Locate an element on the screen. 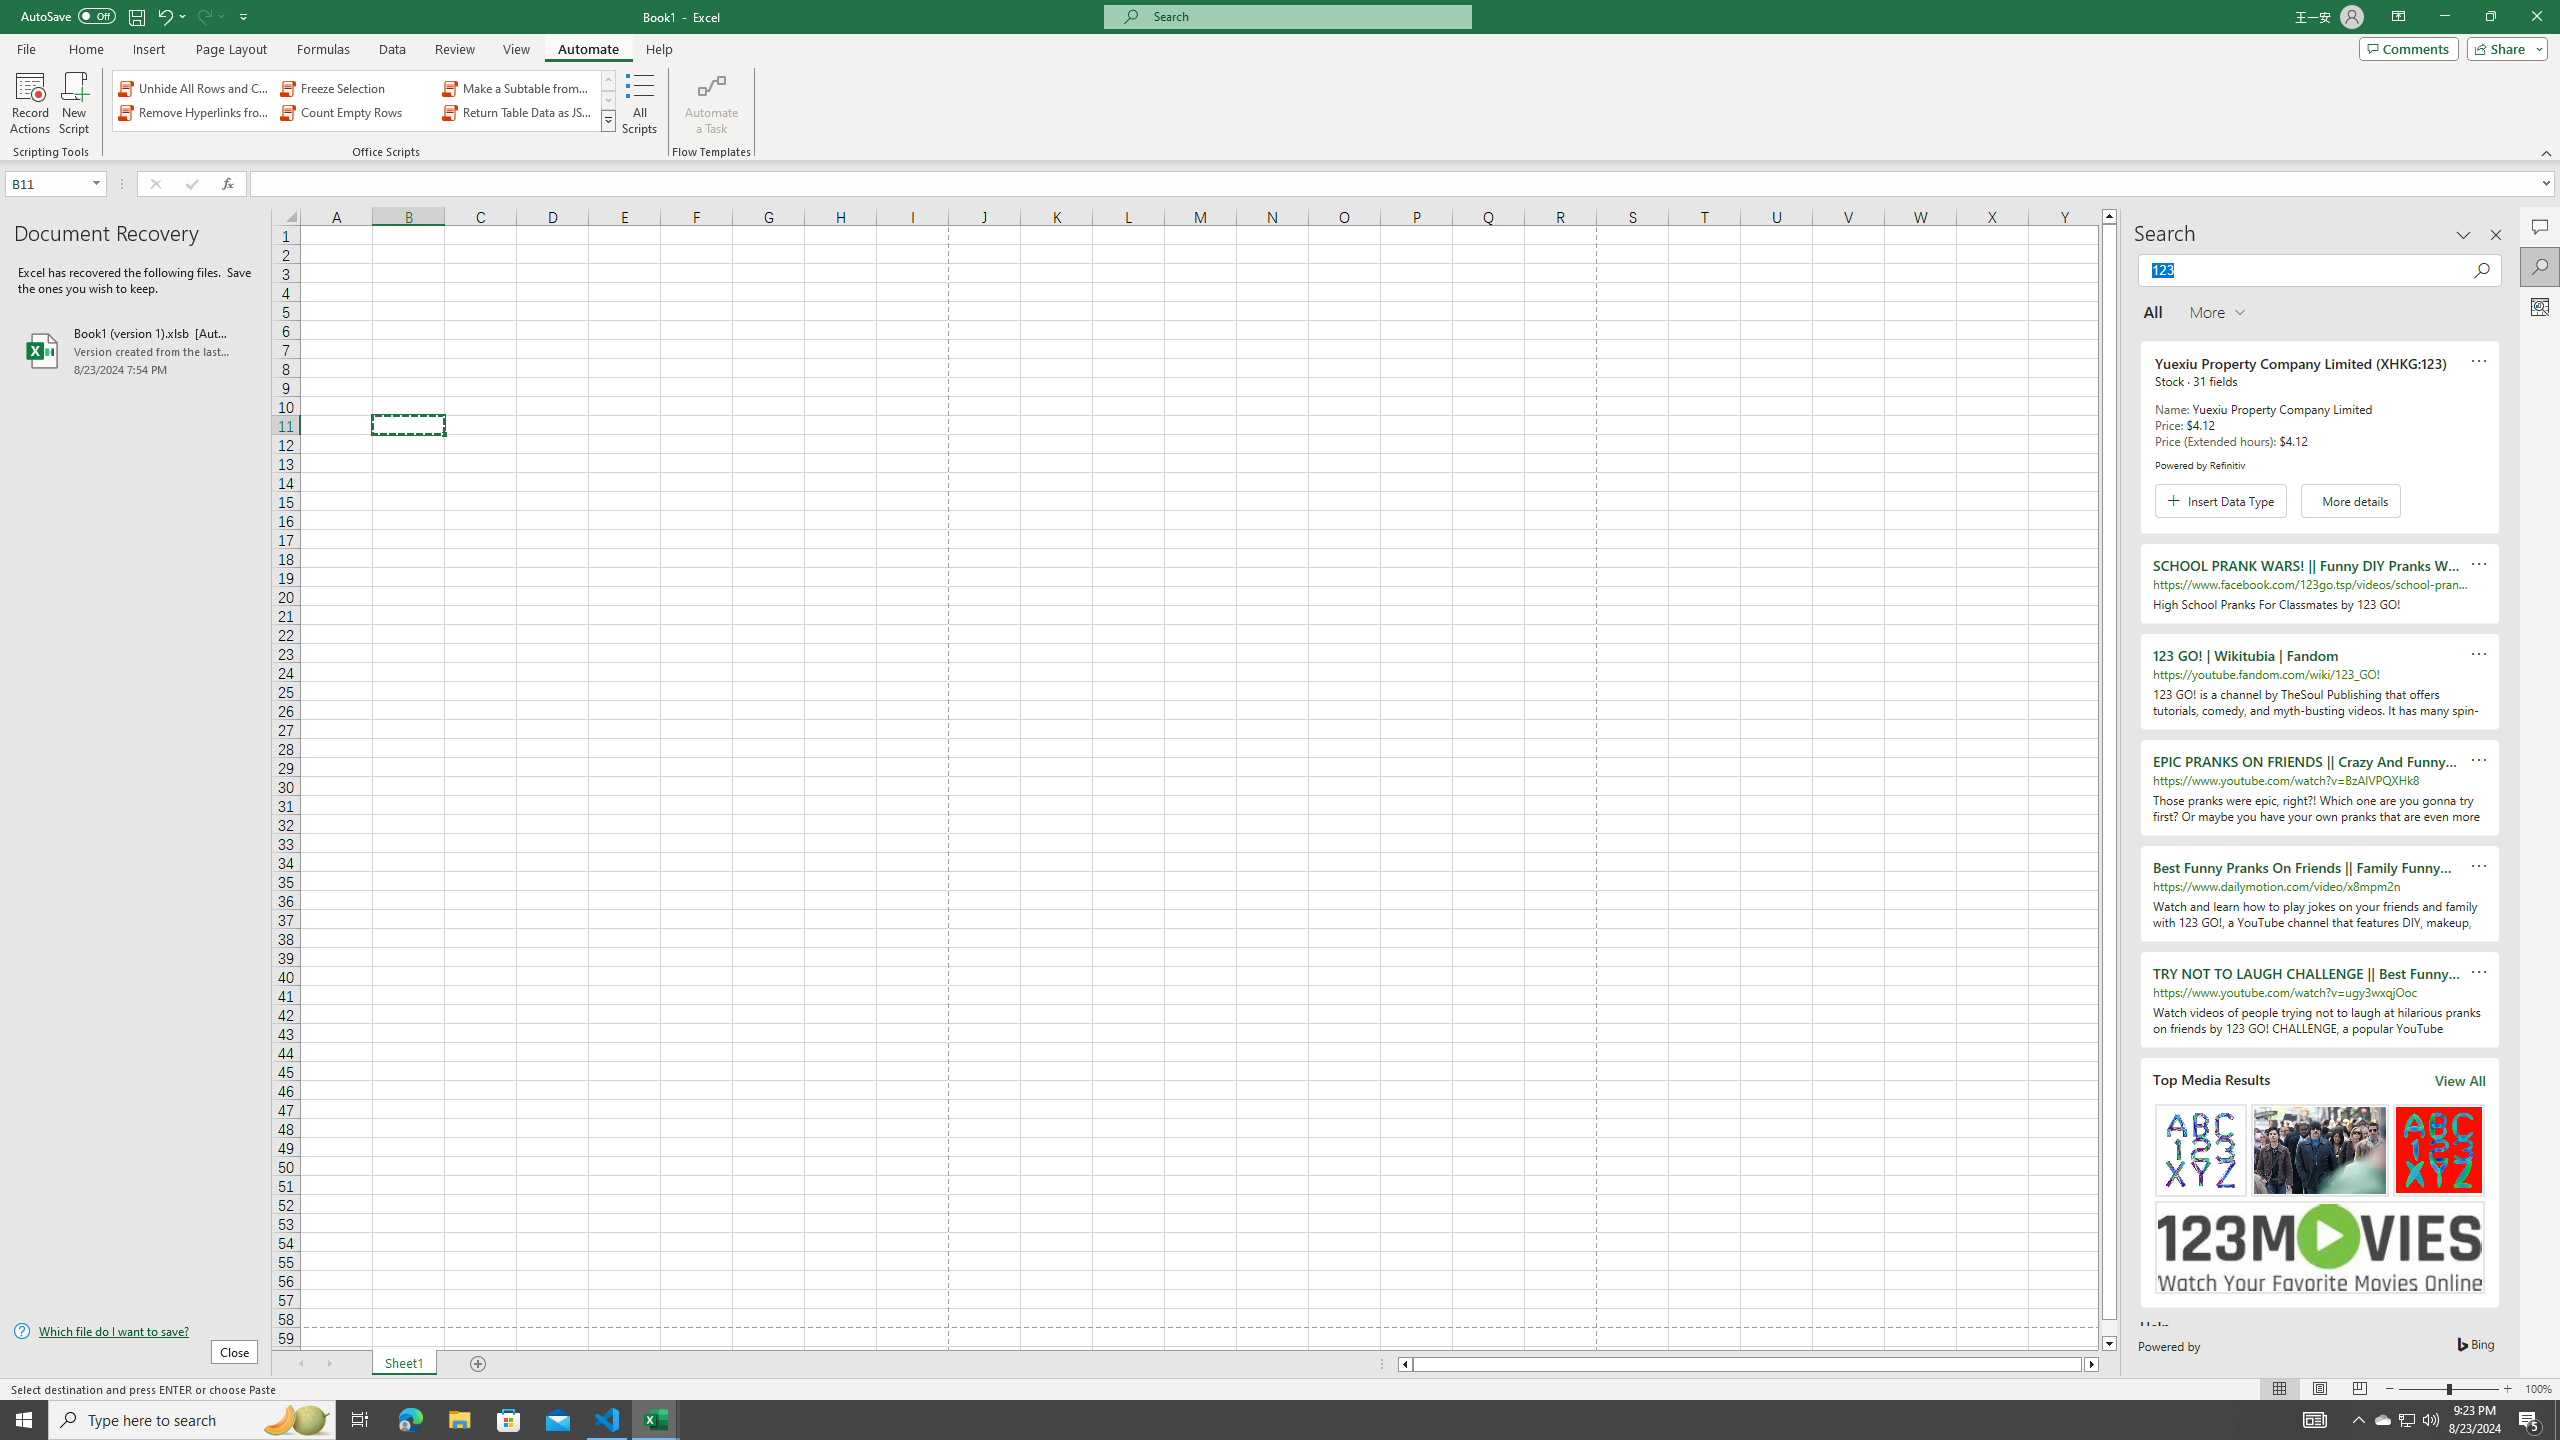 This screenshot has height=1440, width=2560. 'AutomationID: OfficeScriptsGallery' is located at coordinates (363, 100).